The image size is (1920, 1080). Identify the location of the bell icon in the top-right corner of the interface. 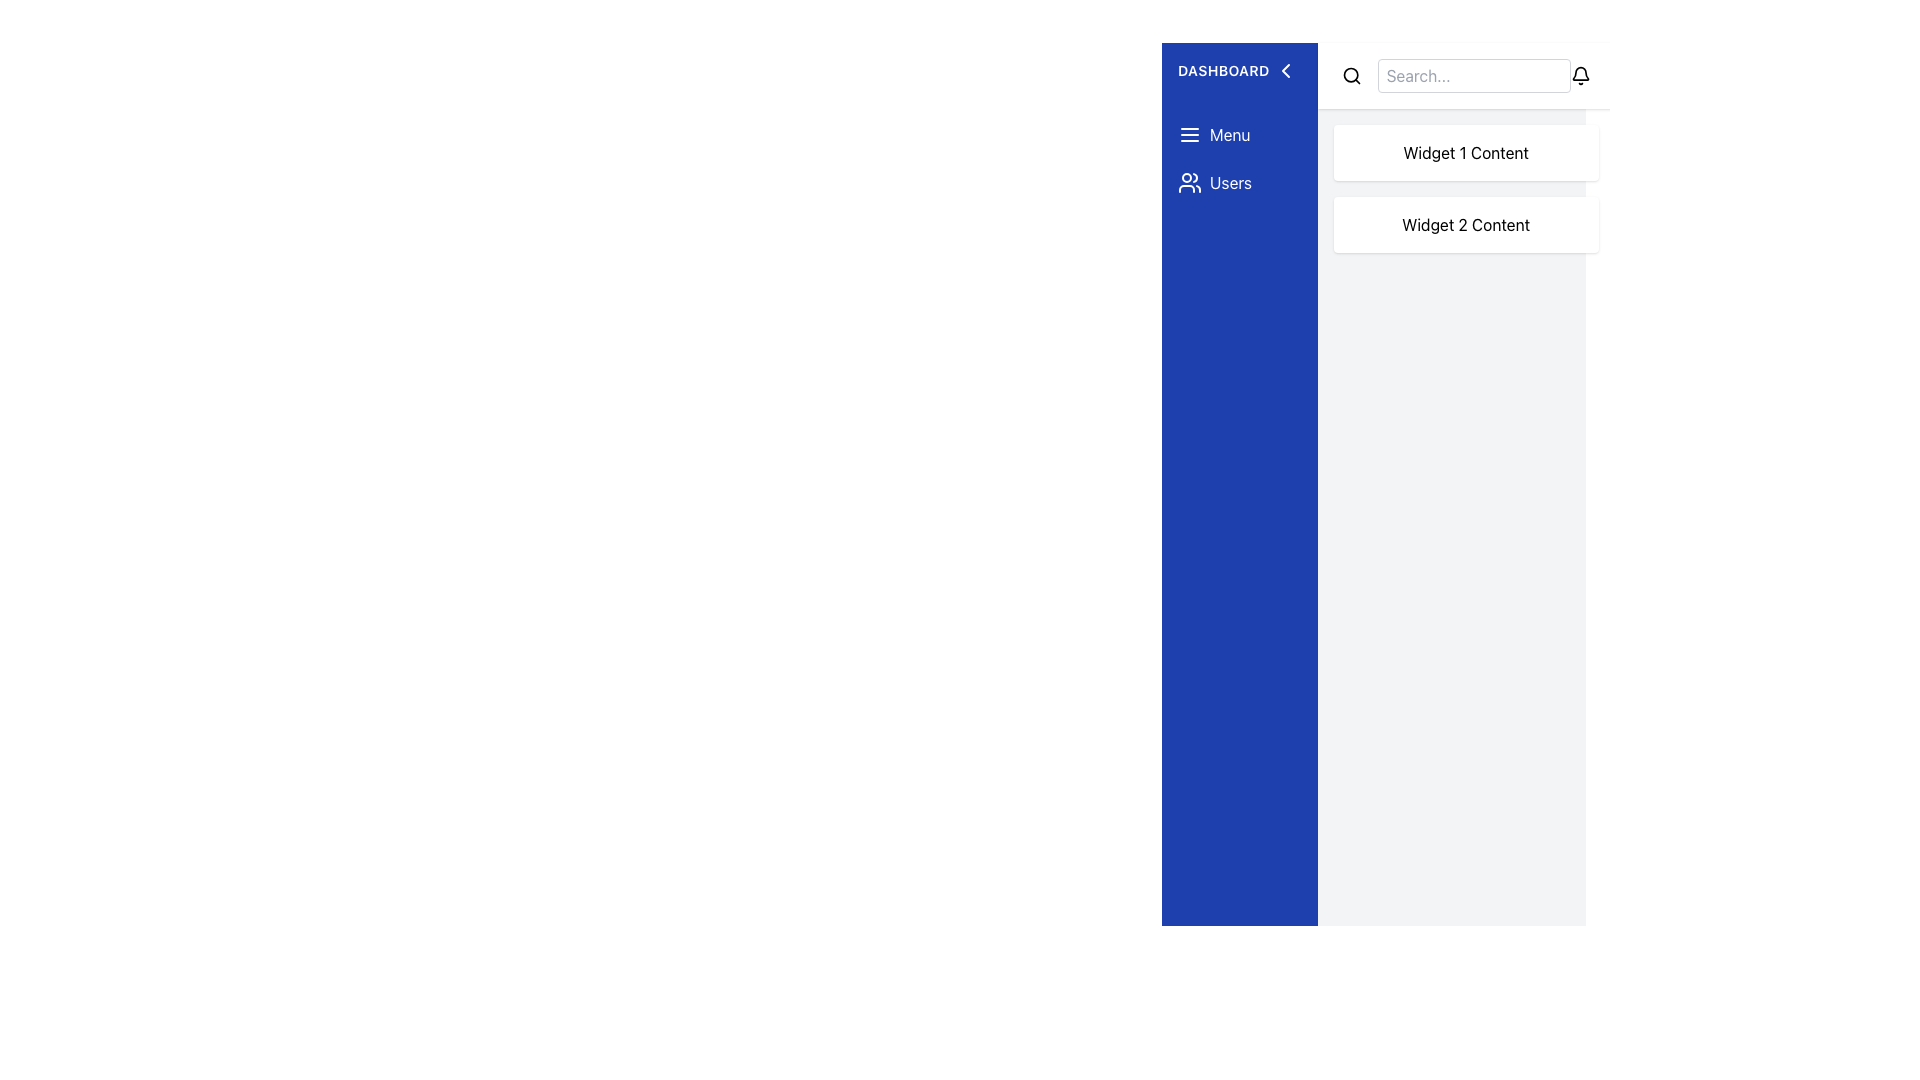
(1579, 75).